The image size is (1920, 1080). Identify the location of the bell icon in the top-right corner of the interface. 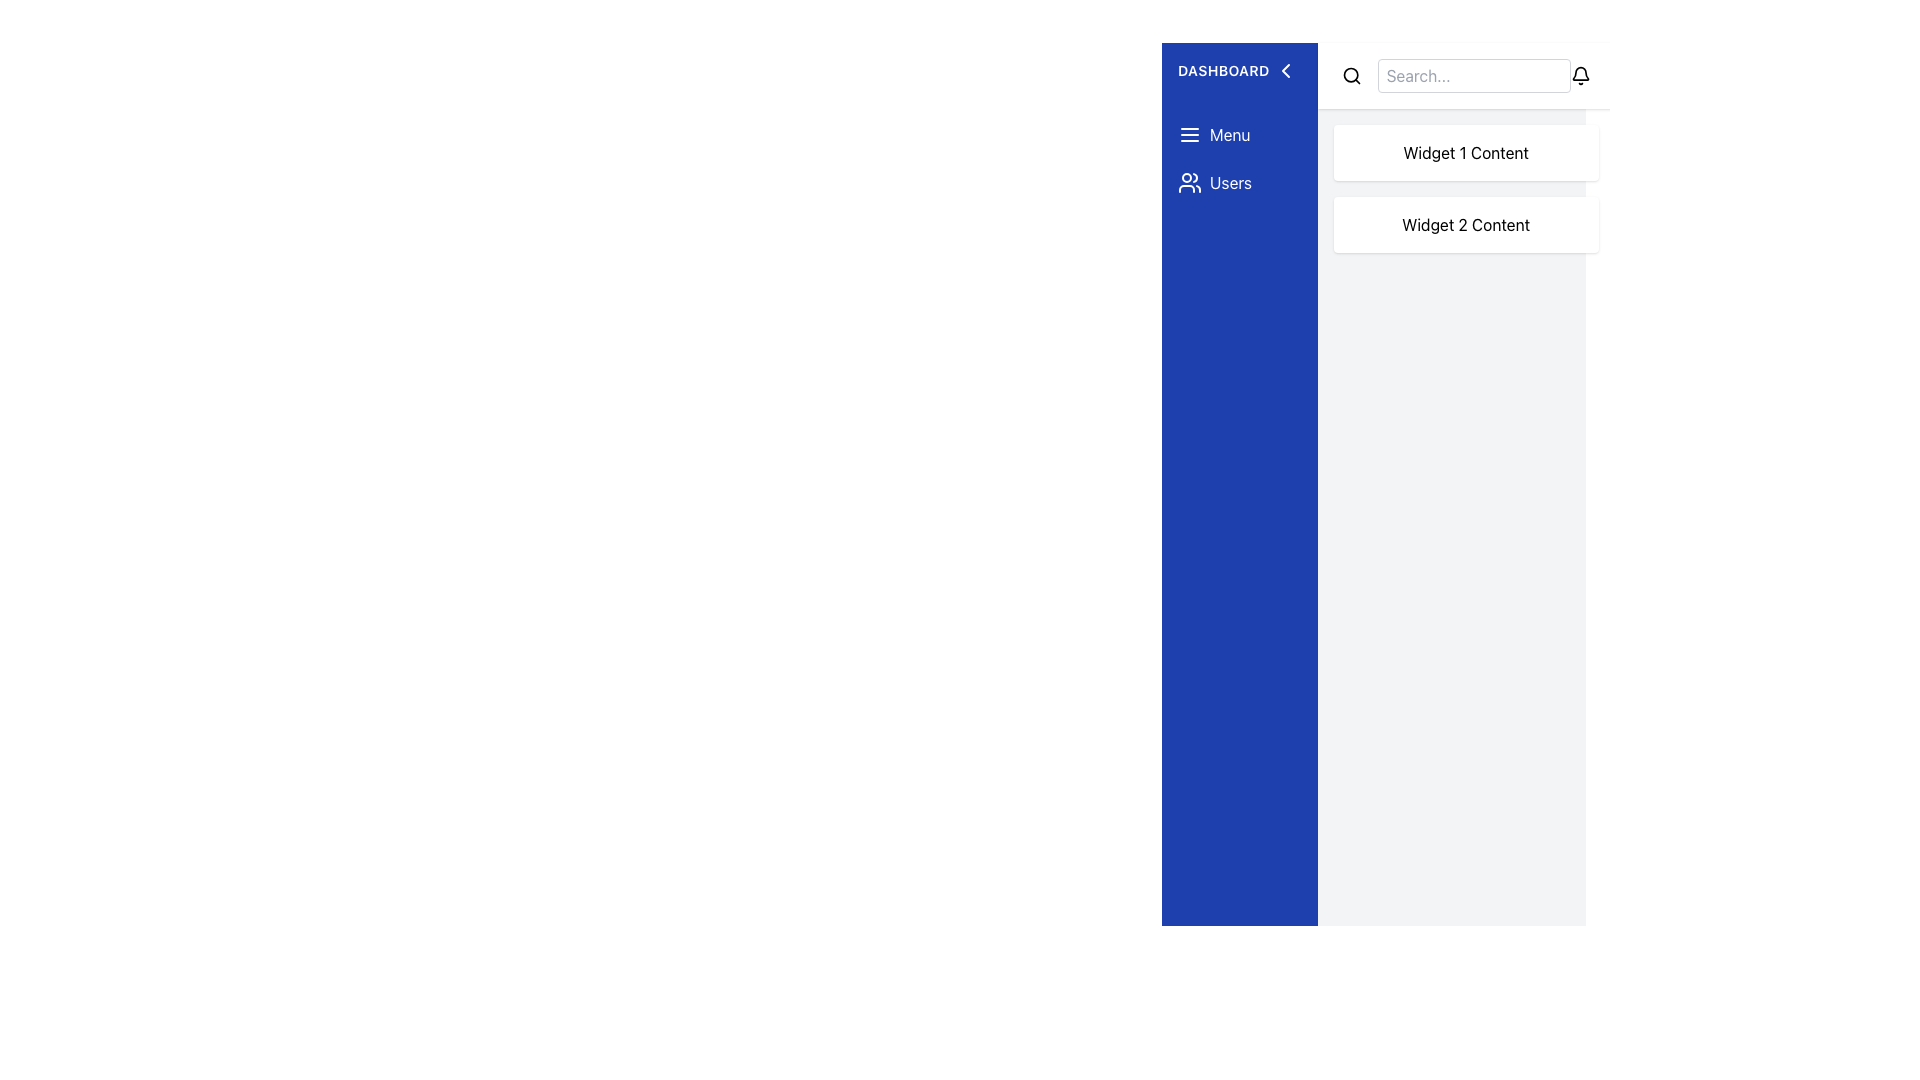
(1579, 75).